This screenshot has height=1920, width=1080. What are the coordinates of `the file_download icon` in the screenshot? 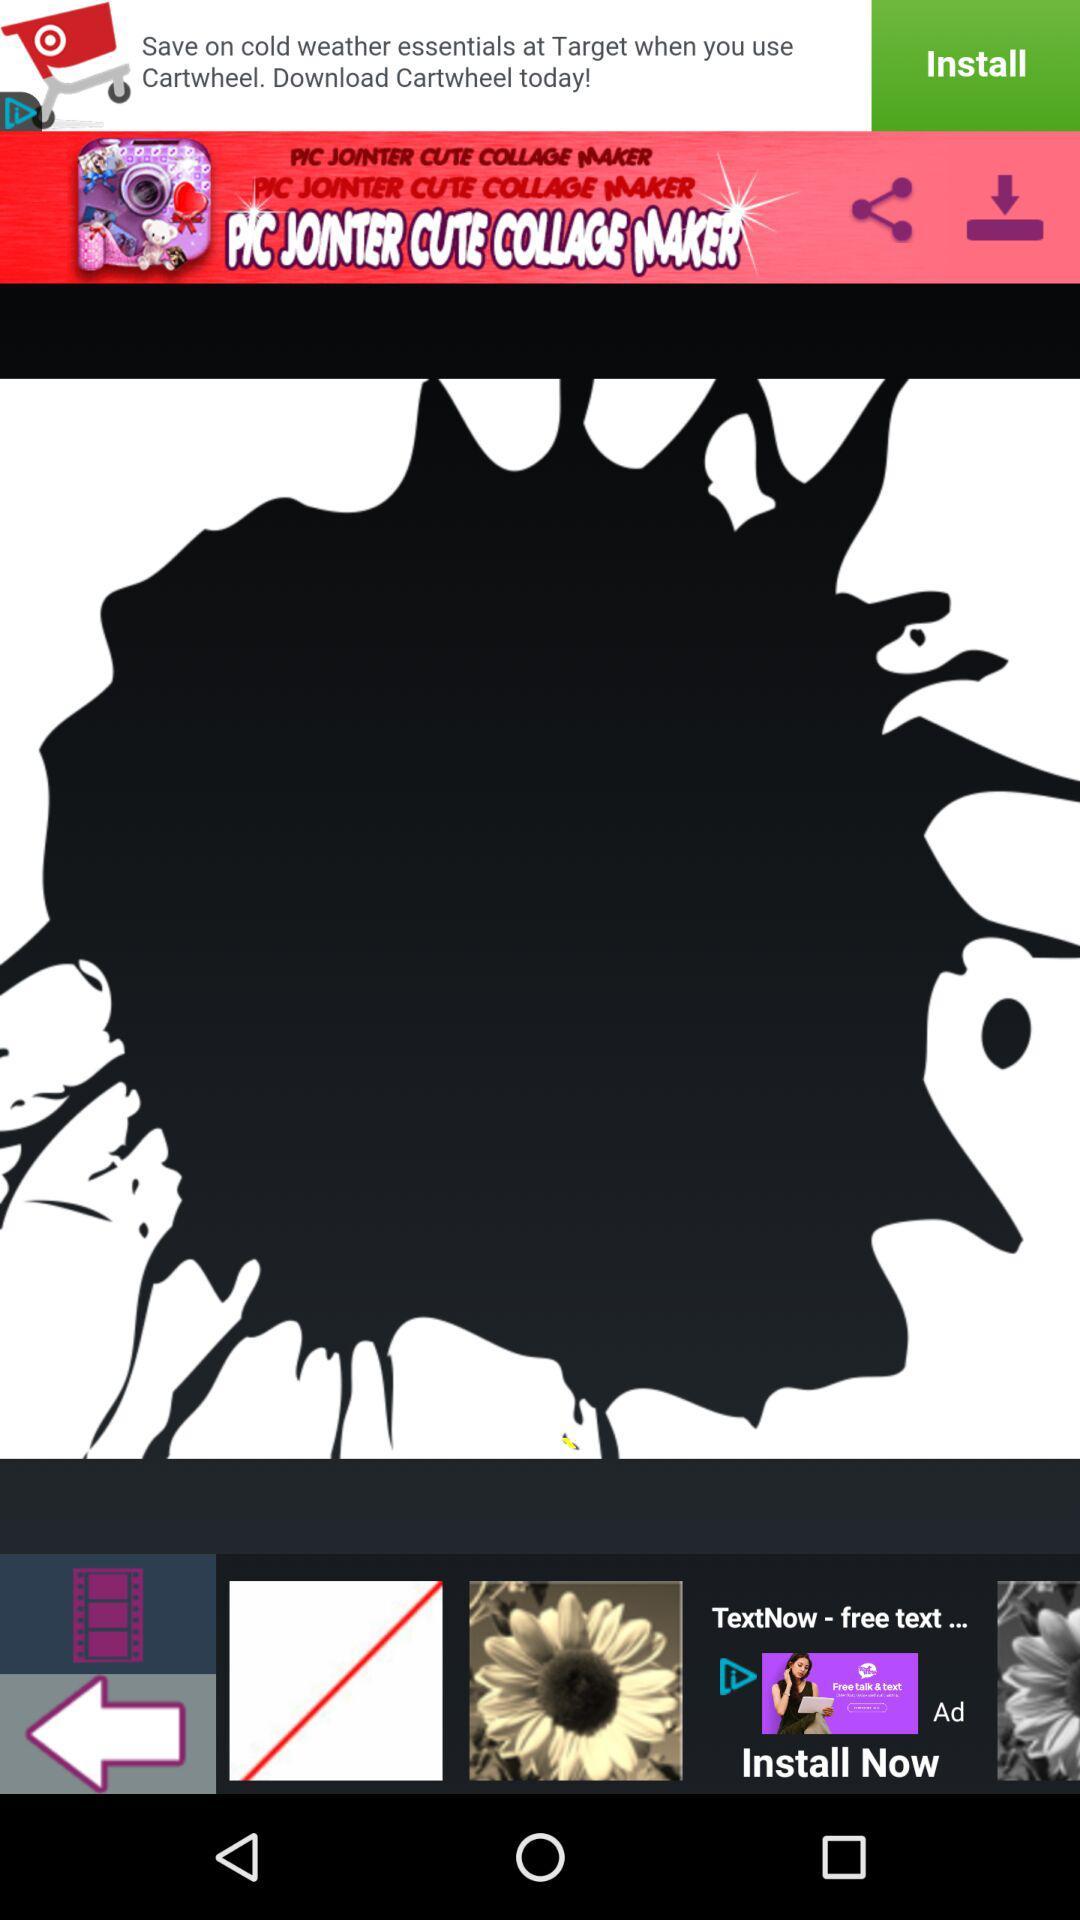 It's located at (1005, 221).